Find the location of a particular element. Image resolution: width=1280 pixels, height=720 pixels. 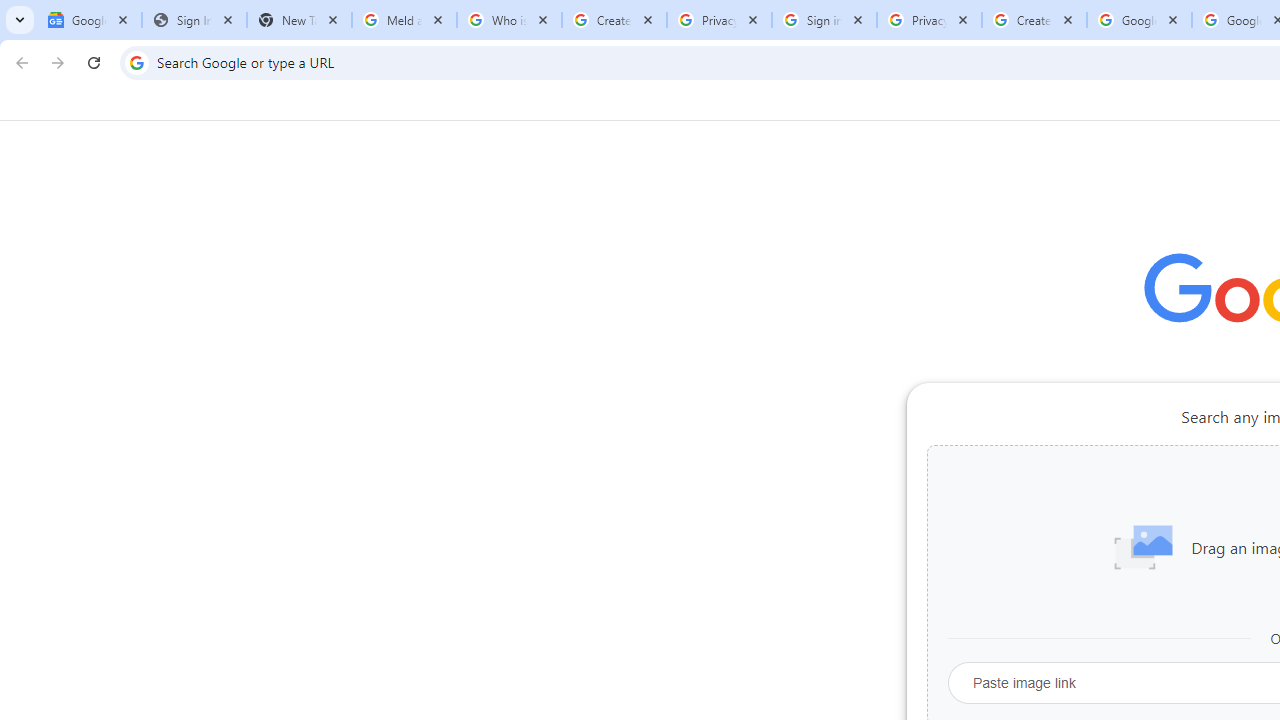

'Sign In - USA TODAY' is located at coordinates (194, 20).